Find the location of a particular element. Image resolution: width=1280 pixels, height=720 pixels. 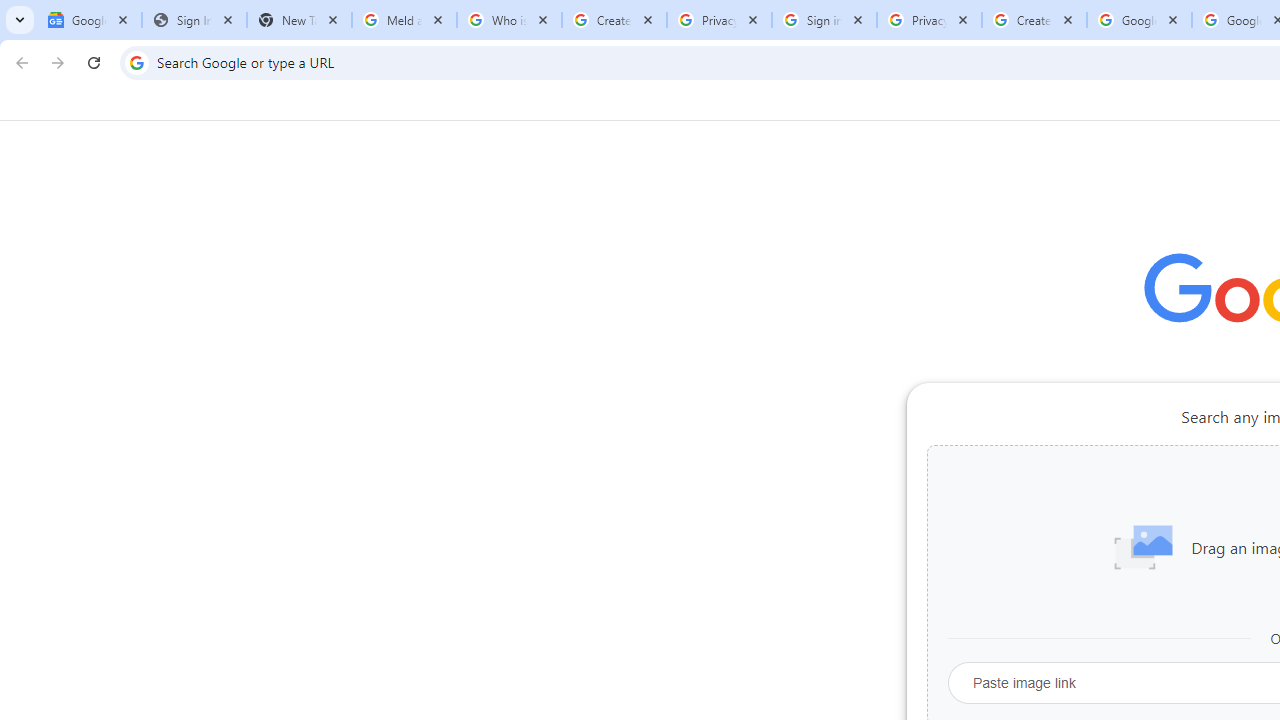

'Sign In - USA TODAY' is located at coordinates (194, 20).